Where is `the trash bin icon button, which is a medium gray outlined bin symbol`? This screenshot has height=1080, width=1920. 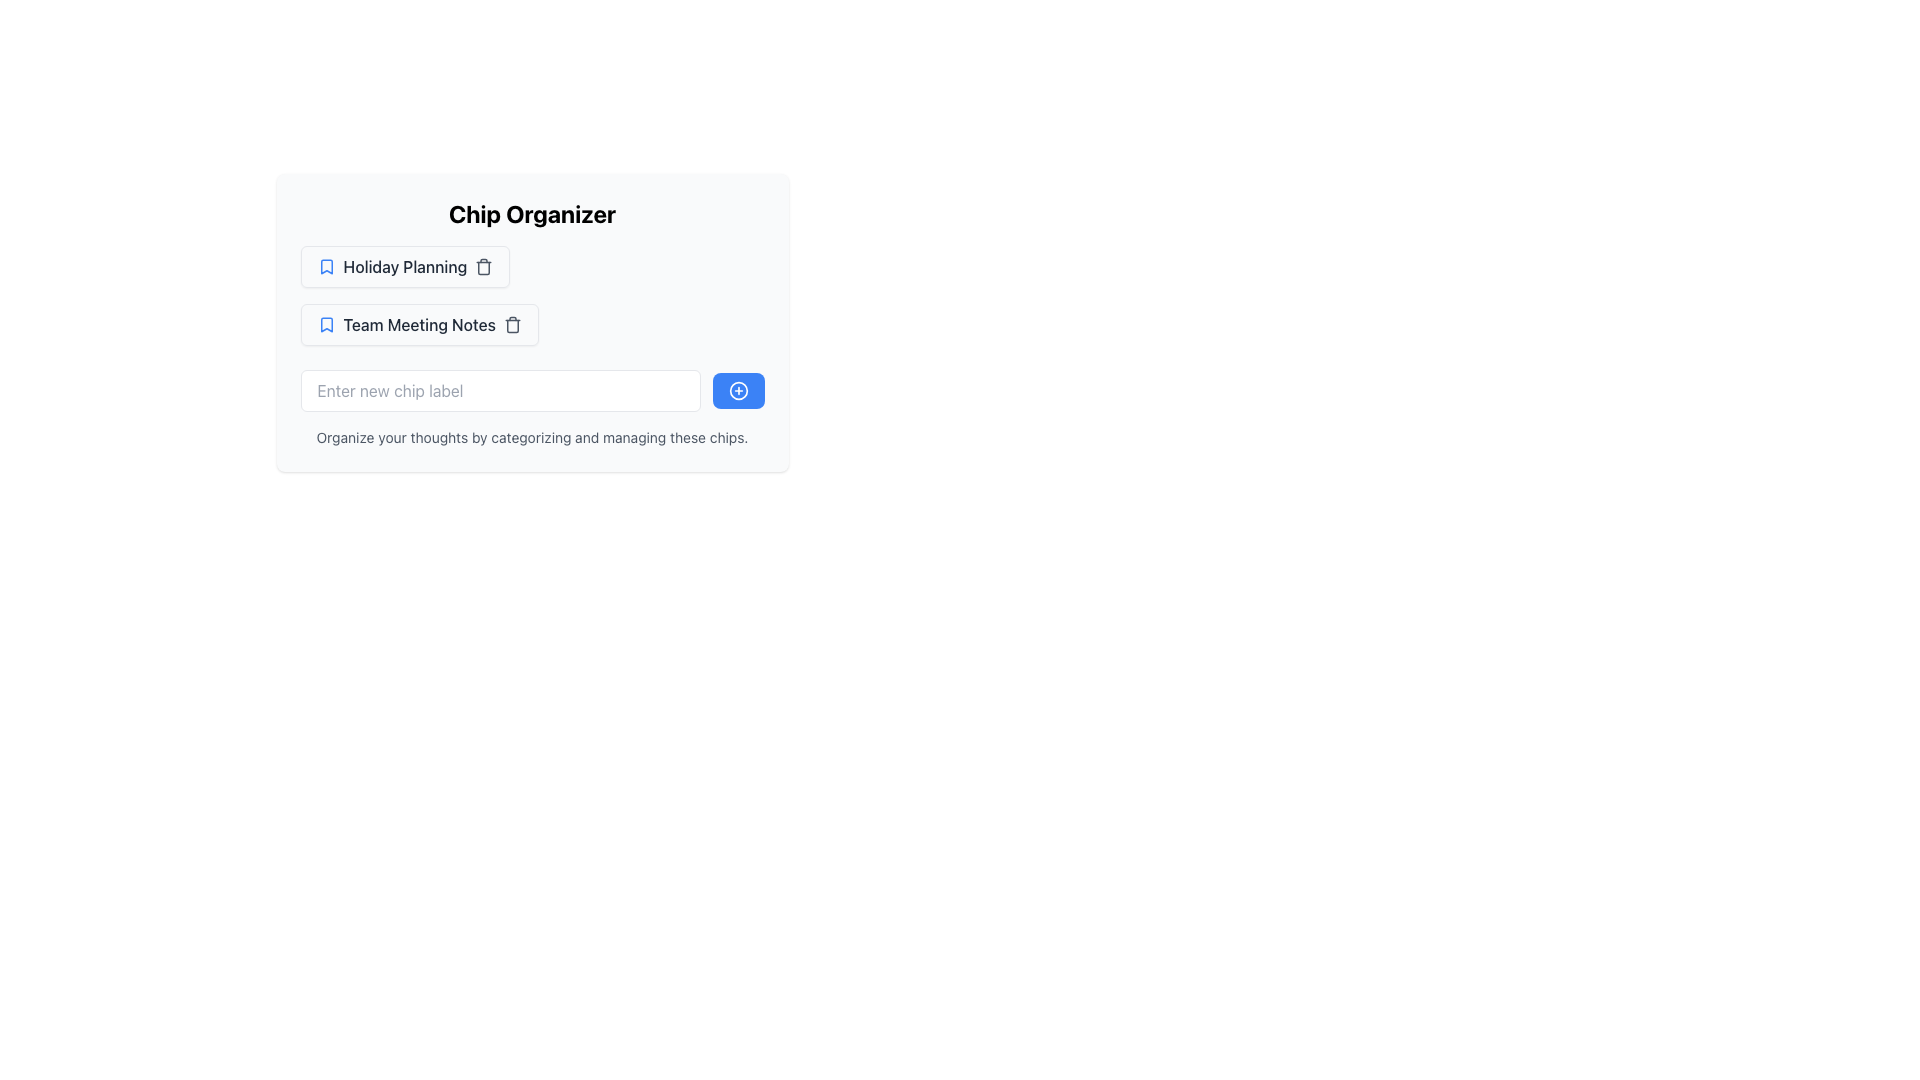
the trash bin icon button, which is a medium gray outlined bin symbol is located at coordinates (513, 323).